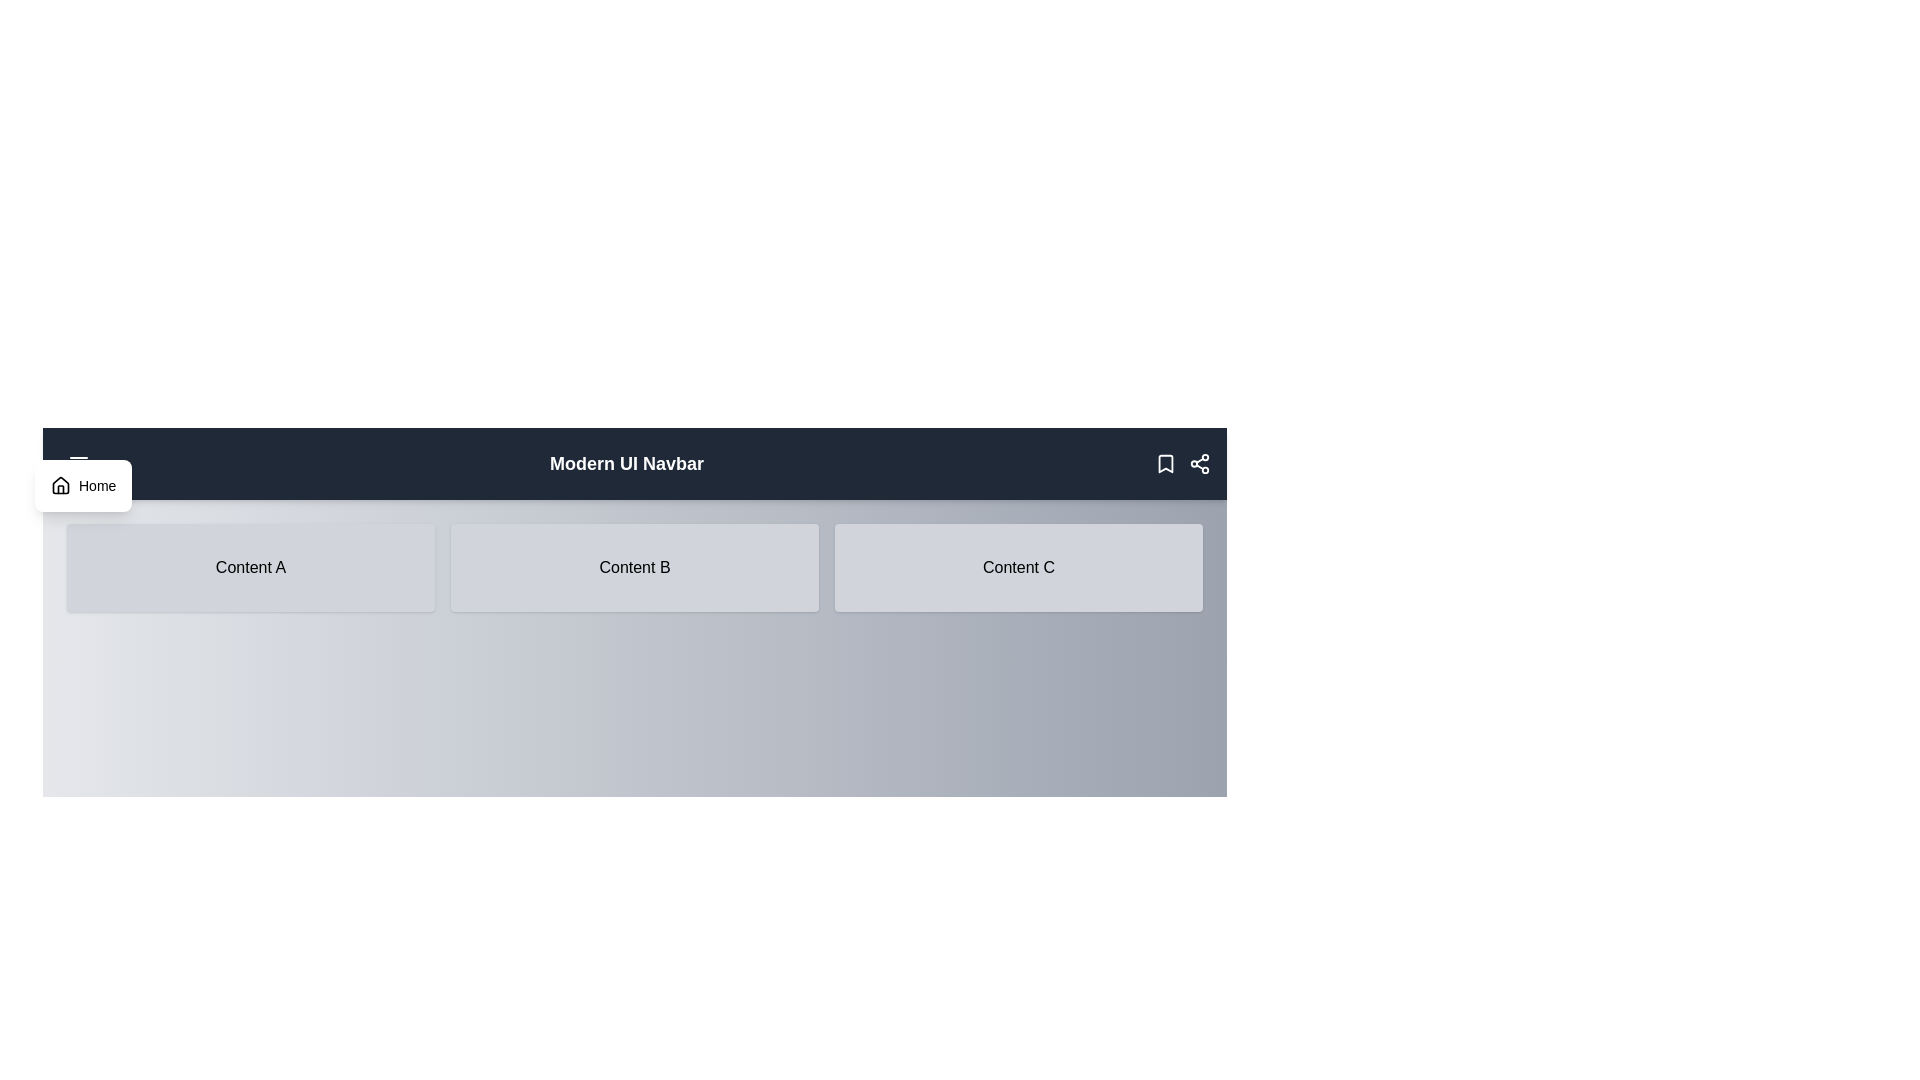 The image size is (1920, 1080). I want to click on the menu button to toggle the menu visibility, so click(78, 463).